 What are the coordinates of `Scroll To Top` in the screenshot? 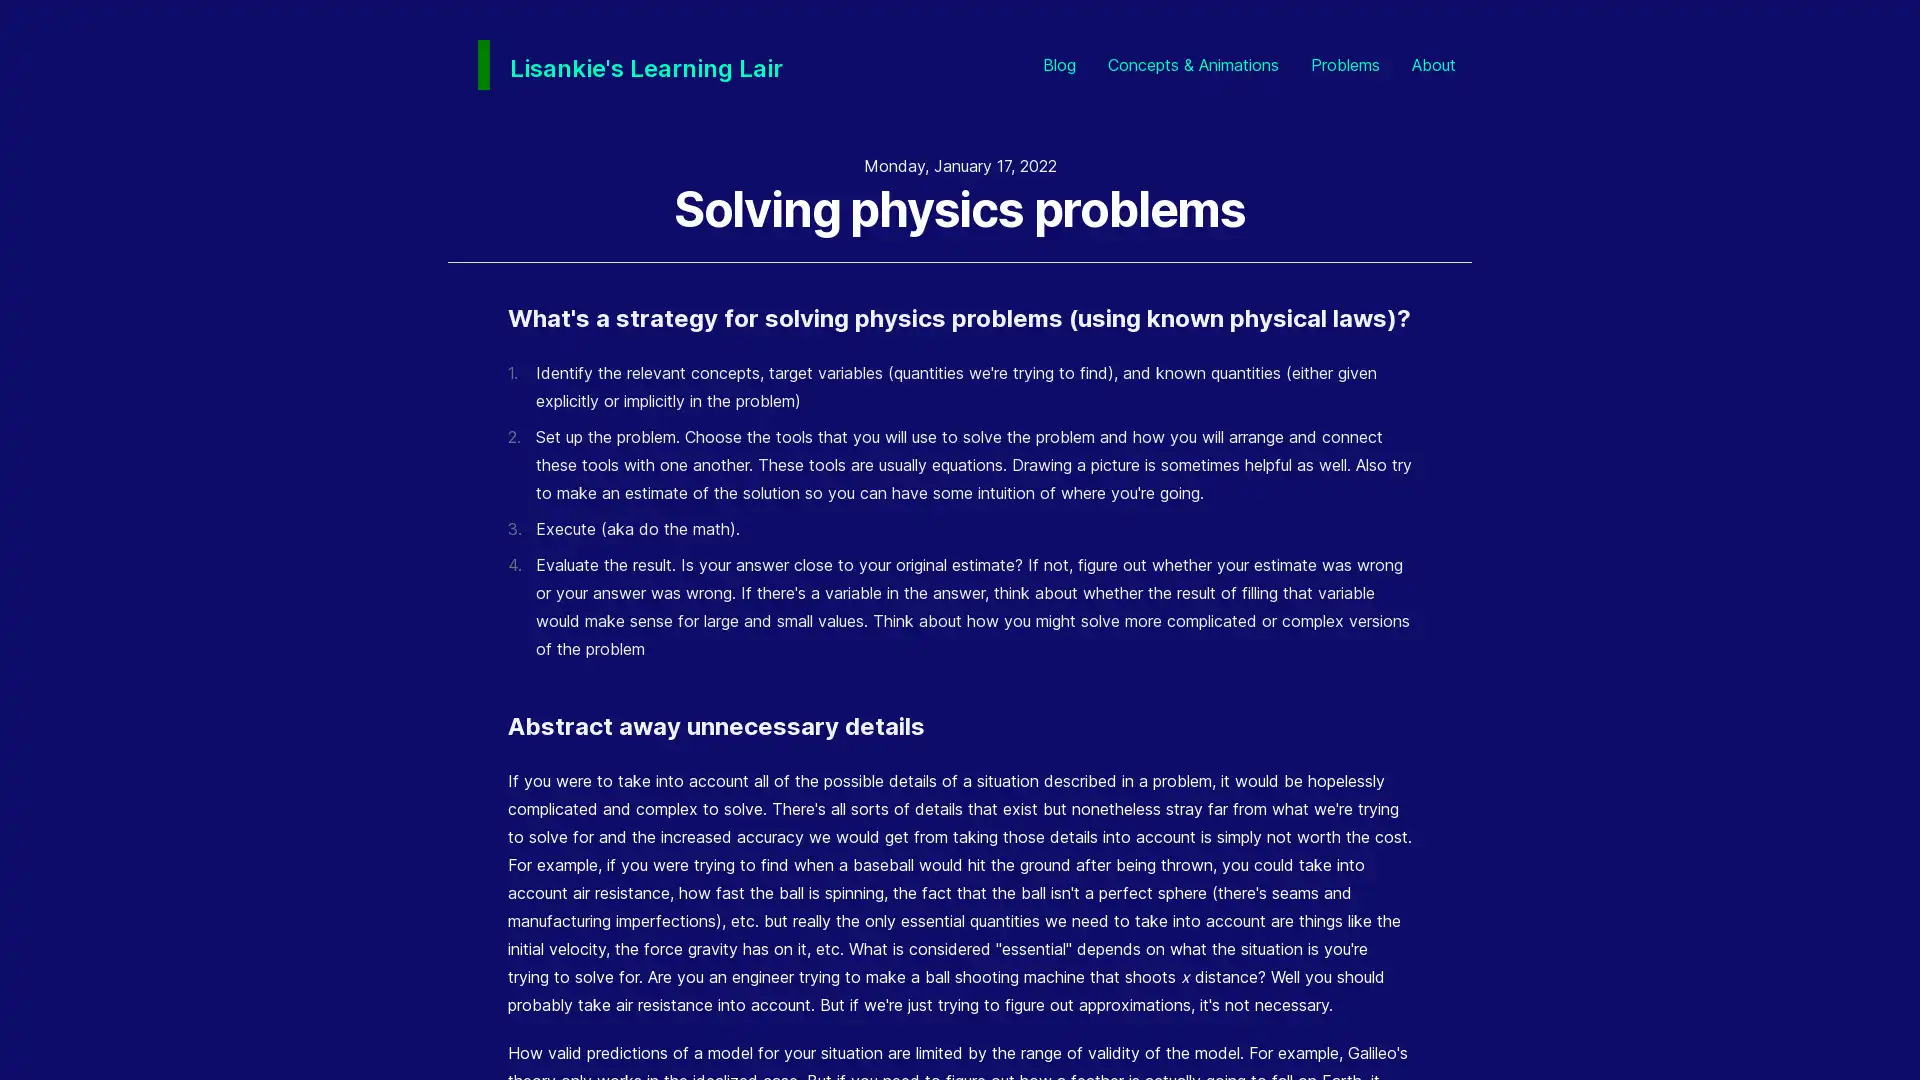 It's located at (1869, 1029).